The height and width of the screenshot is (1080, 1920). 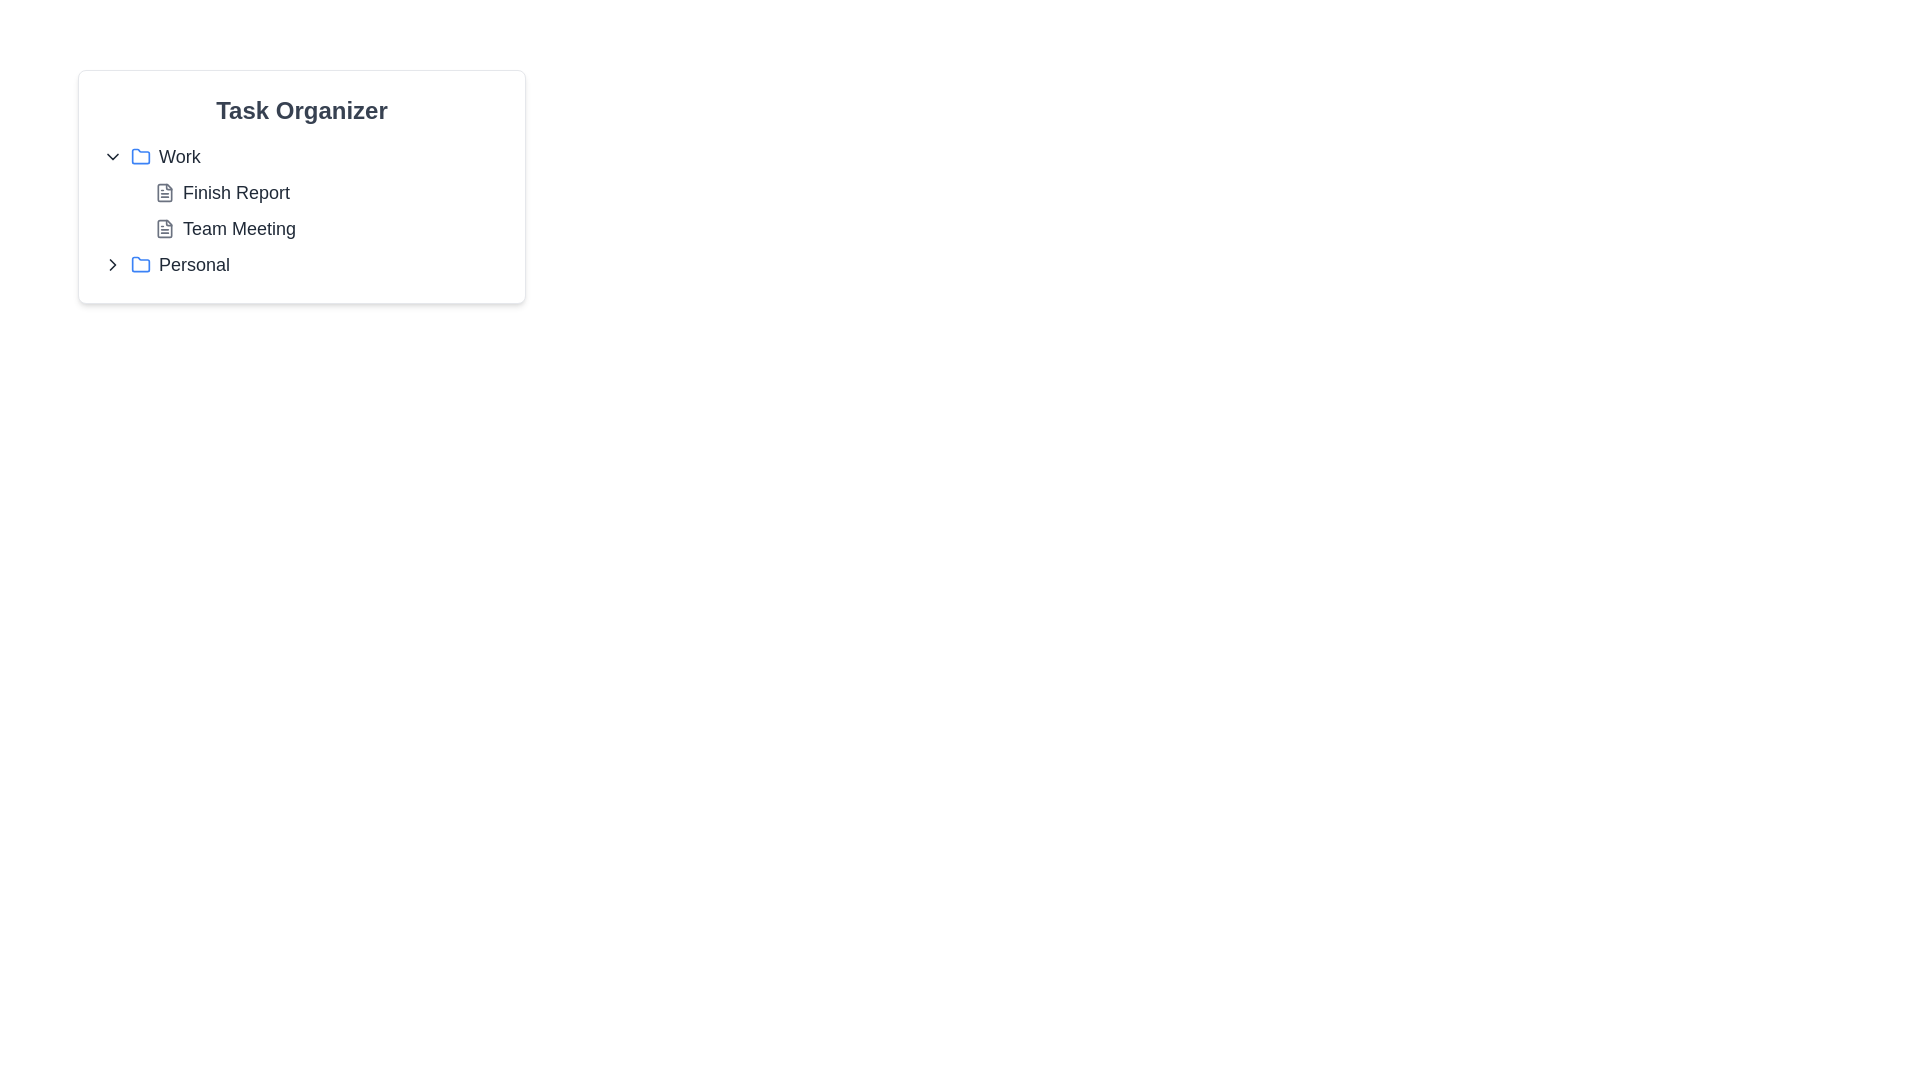 I want to click on the file icon related to the 'Finish Report' task, which is located to the left of the 'Finish Report' text under the 'Work' folder, so click(x=164, y=192).